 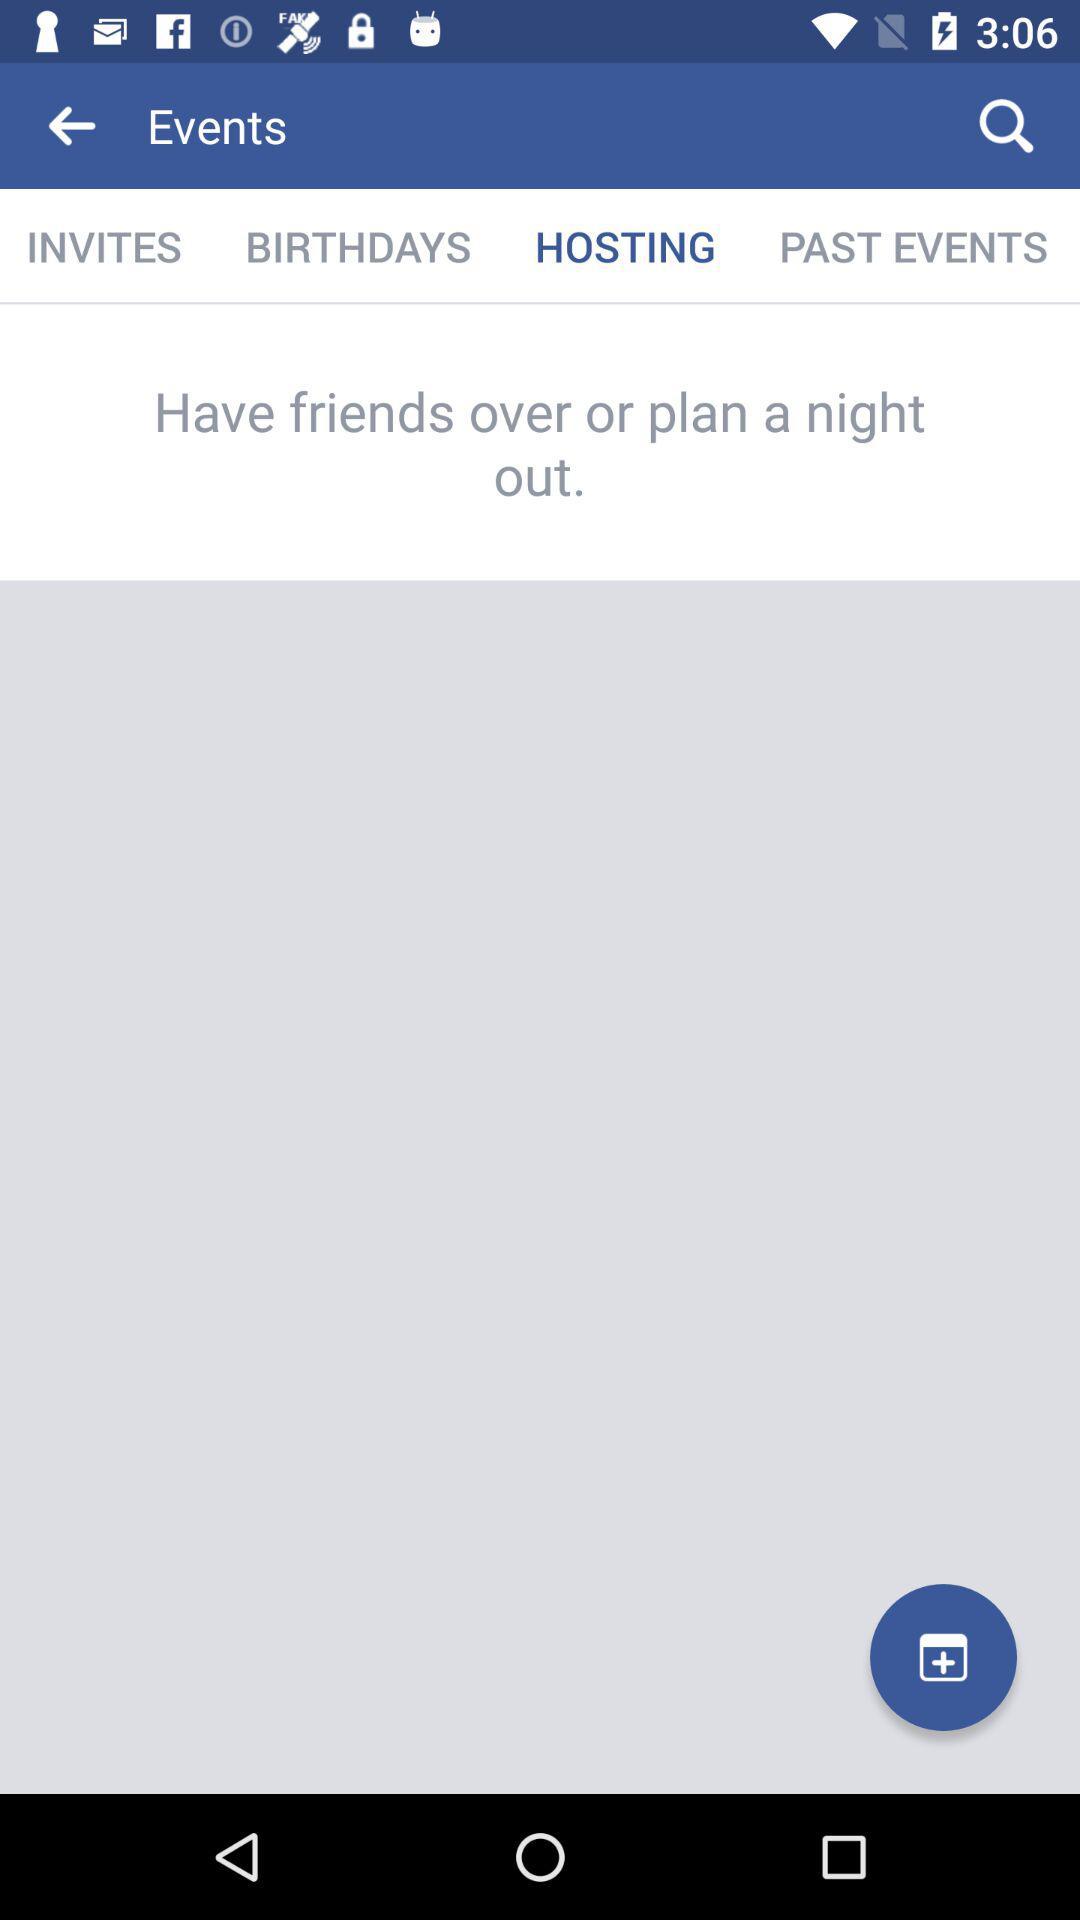 What do you see at coordinates (624, 245) in the screenshot?
I see `item below events item` at bounding box center [624, 245].